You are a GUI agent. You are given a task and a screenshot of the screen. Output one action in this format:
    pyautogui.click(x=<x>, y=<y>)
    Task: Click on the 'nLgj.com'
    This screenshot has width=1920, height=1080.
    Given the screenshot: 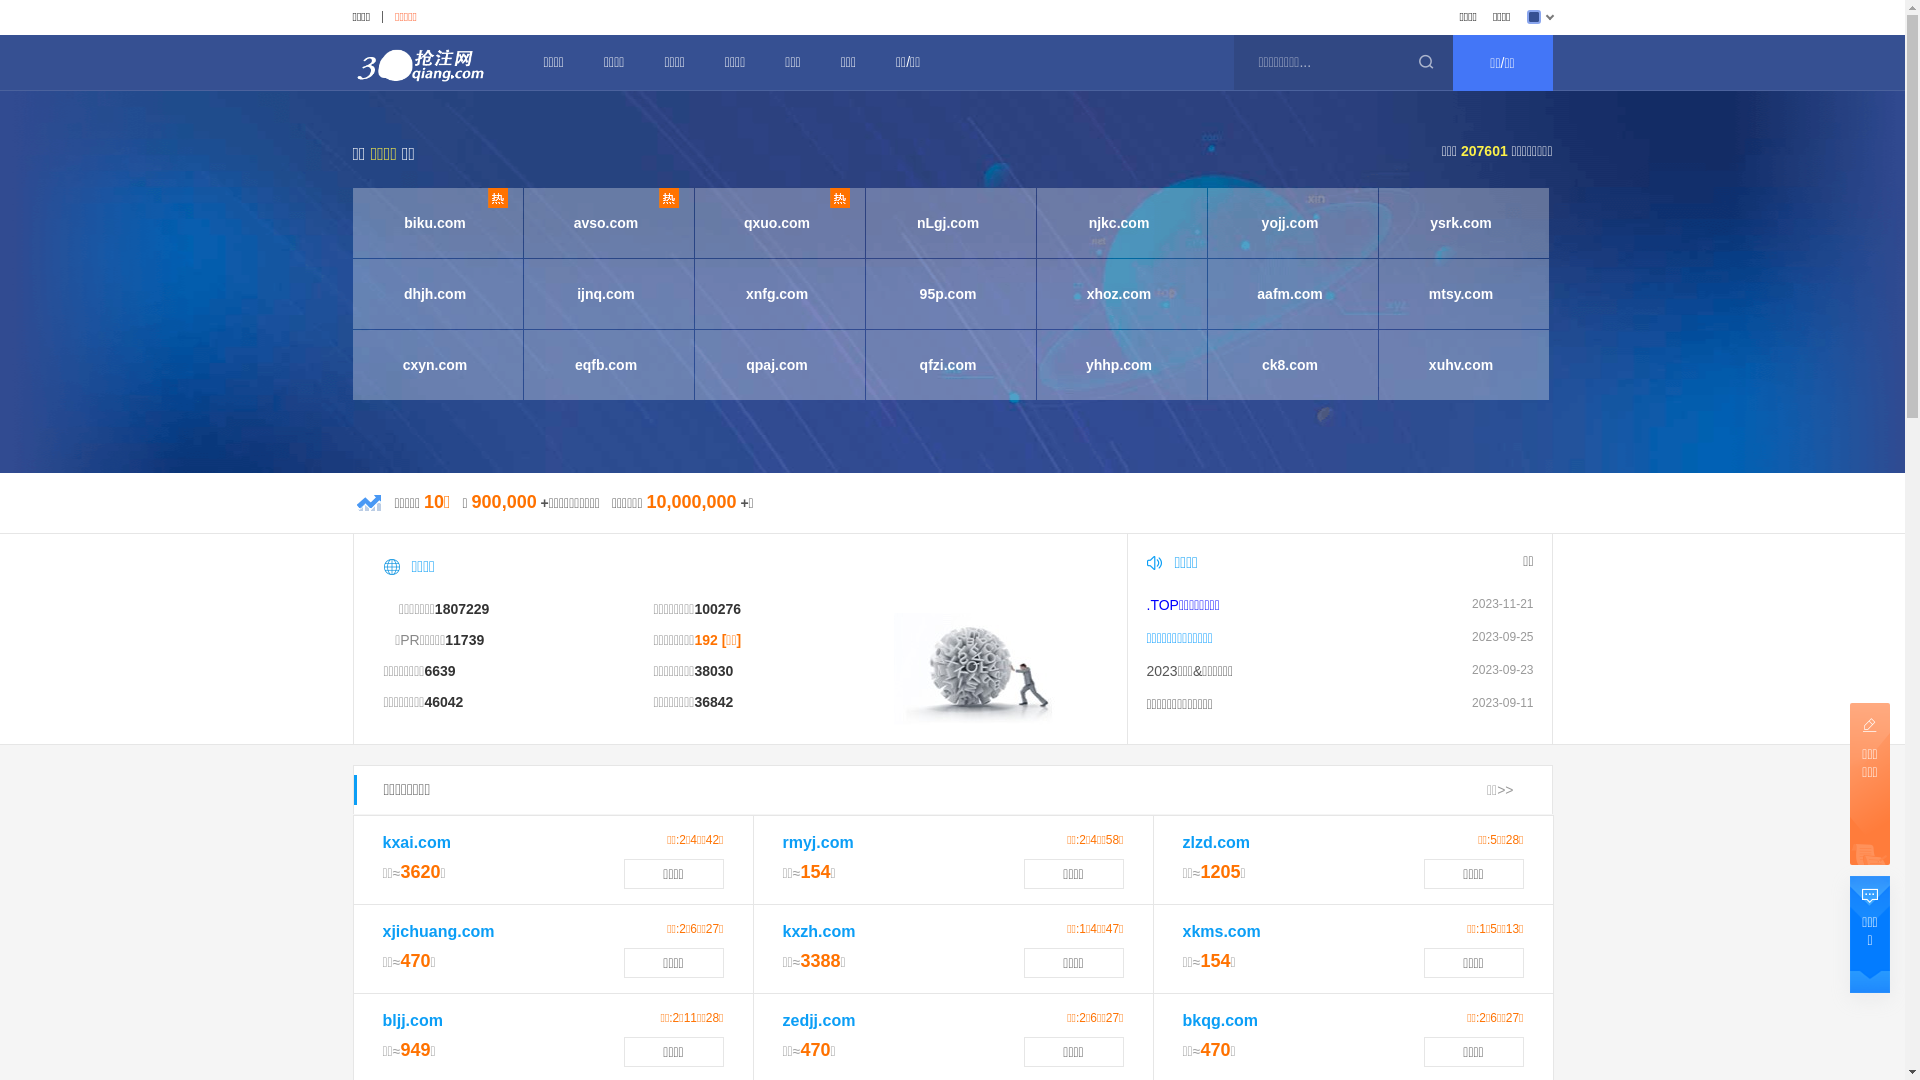 What is the action you would take?
    pyautogui.click(x=947, y=223)
    